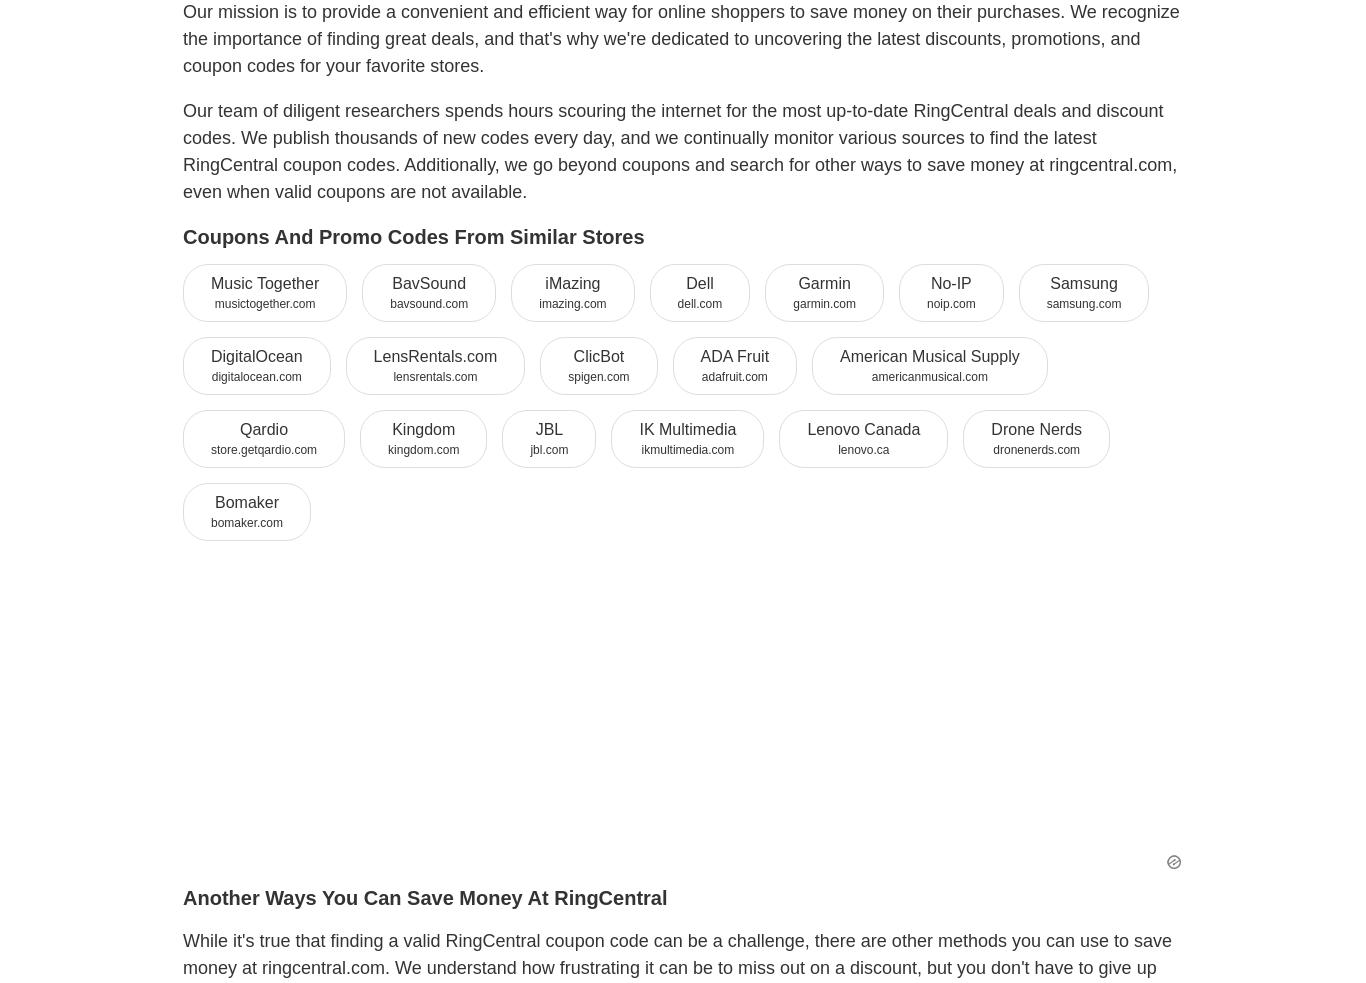  I want to click on 'No-IP', so click(950, 282).